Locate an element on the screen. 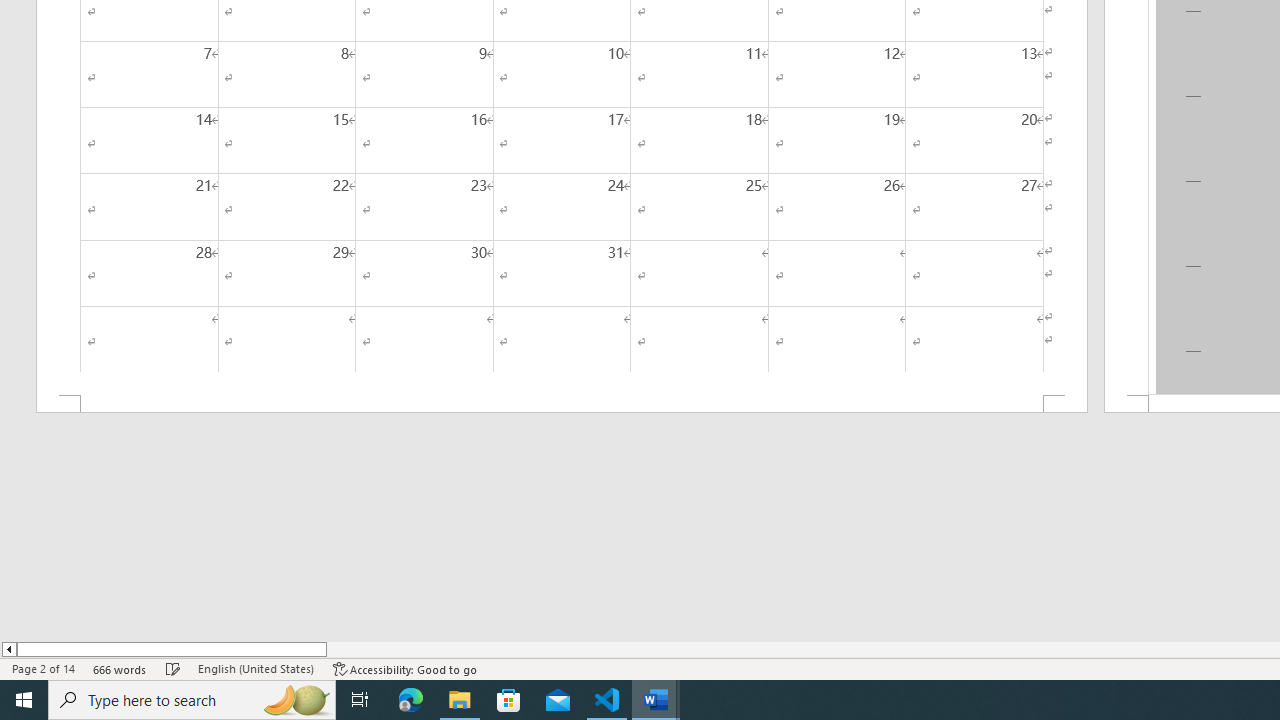 The image size is (1280, 720). 'Page Number Page 2 of 14' is located at coordinates (43, 669).